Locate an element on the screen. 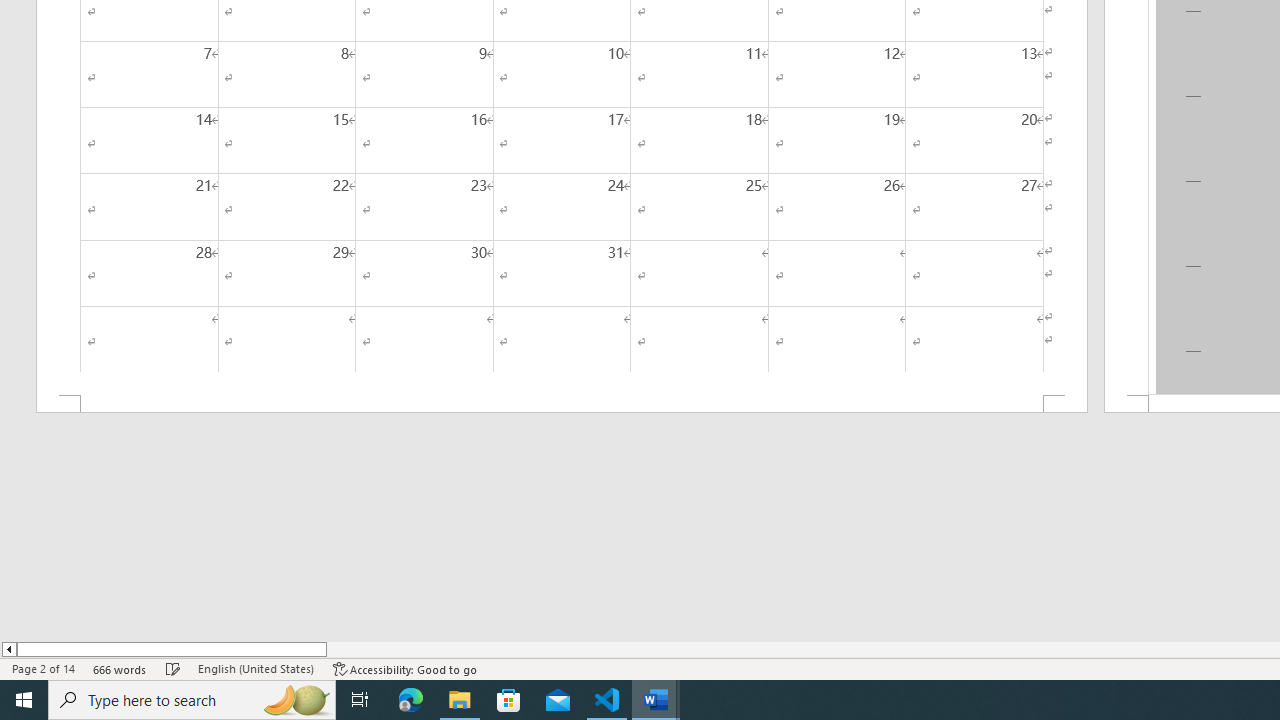 The image size is (1280, 720). 'Page Number Page 2 of 14' is located at coordinates (43, 669).